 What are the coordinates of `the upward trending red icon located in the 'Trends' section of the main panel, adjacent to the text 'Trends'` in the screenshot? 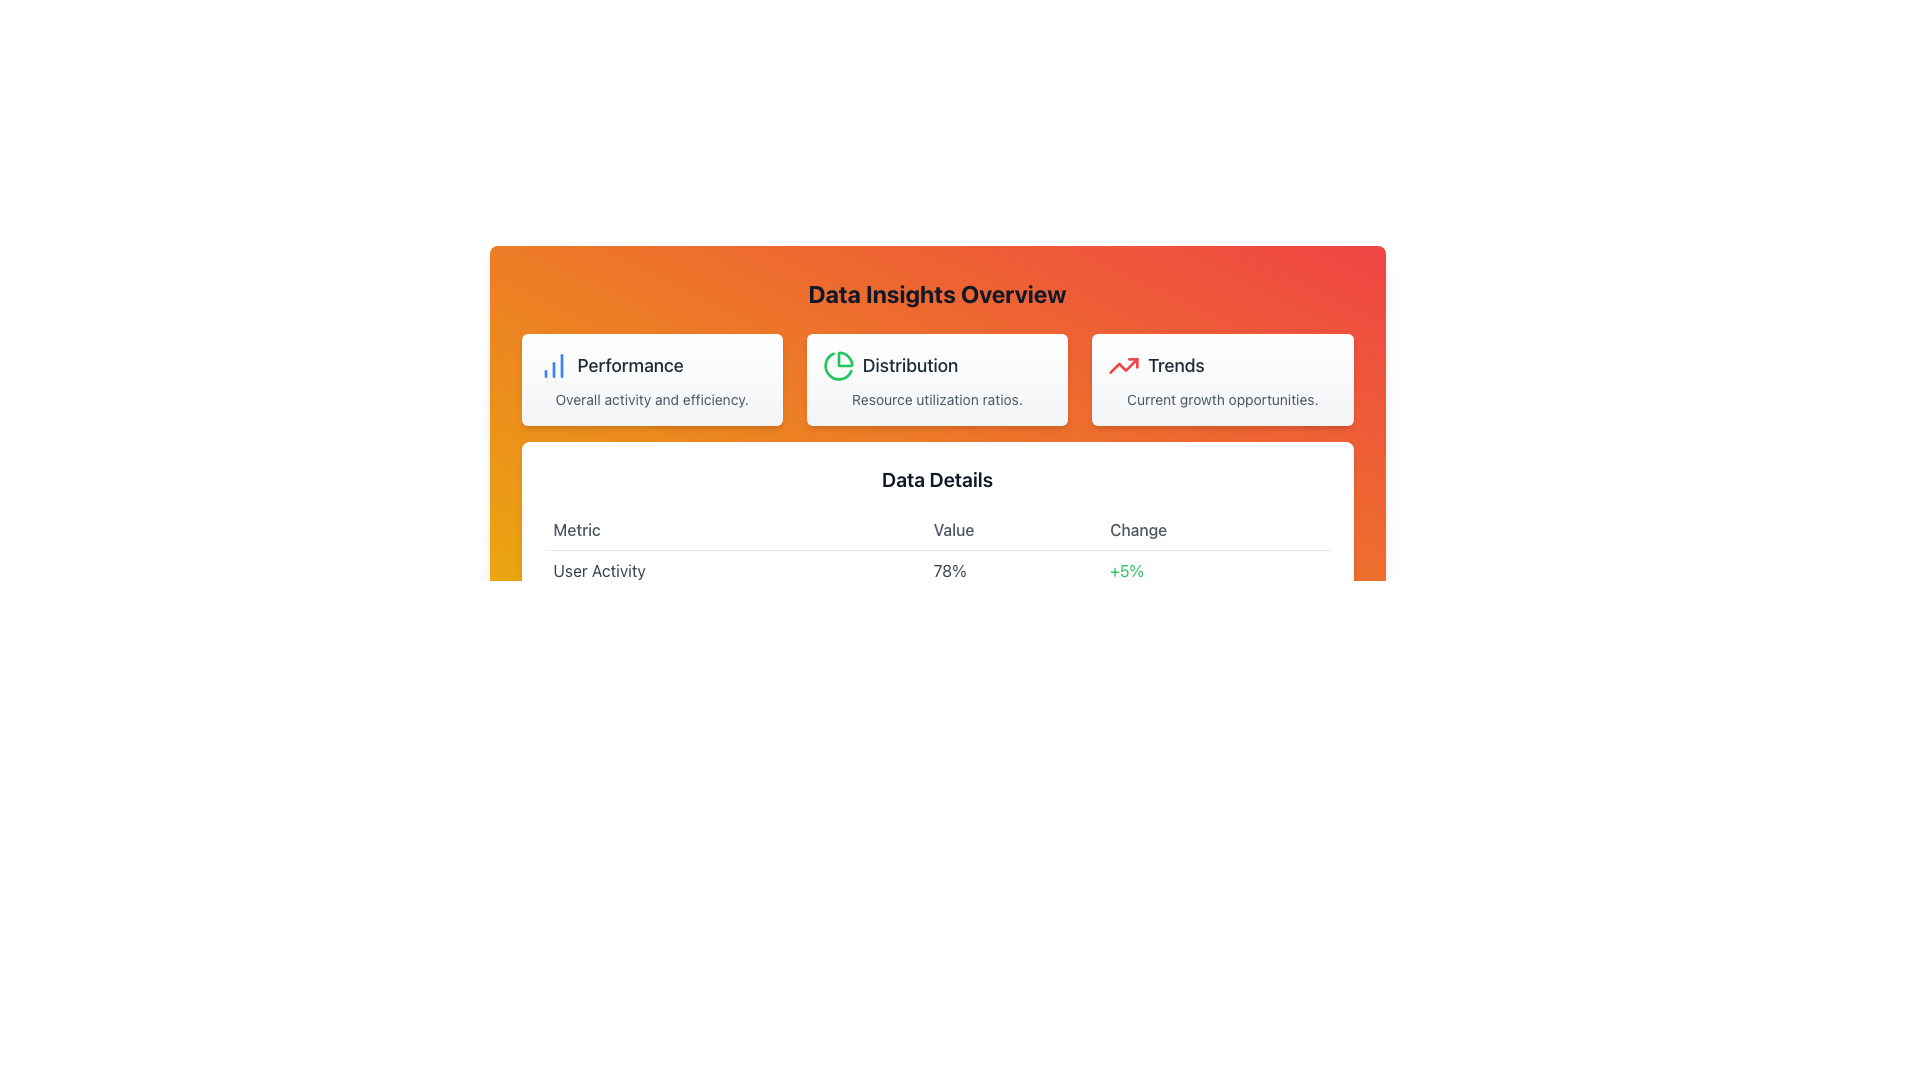 It's located at (1124, 366).